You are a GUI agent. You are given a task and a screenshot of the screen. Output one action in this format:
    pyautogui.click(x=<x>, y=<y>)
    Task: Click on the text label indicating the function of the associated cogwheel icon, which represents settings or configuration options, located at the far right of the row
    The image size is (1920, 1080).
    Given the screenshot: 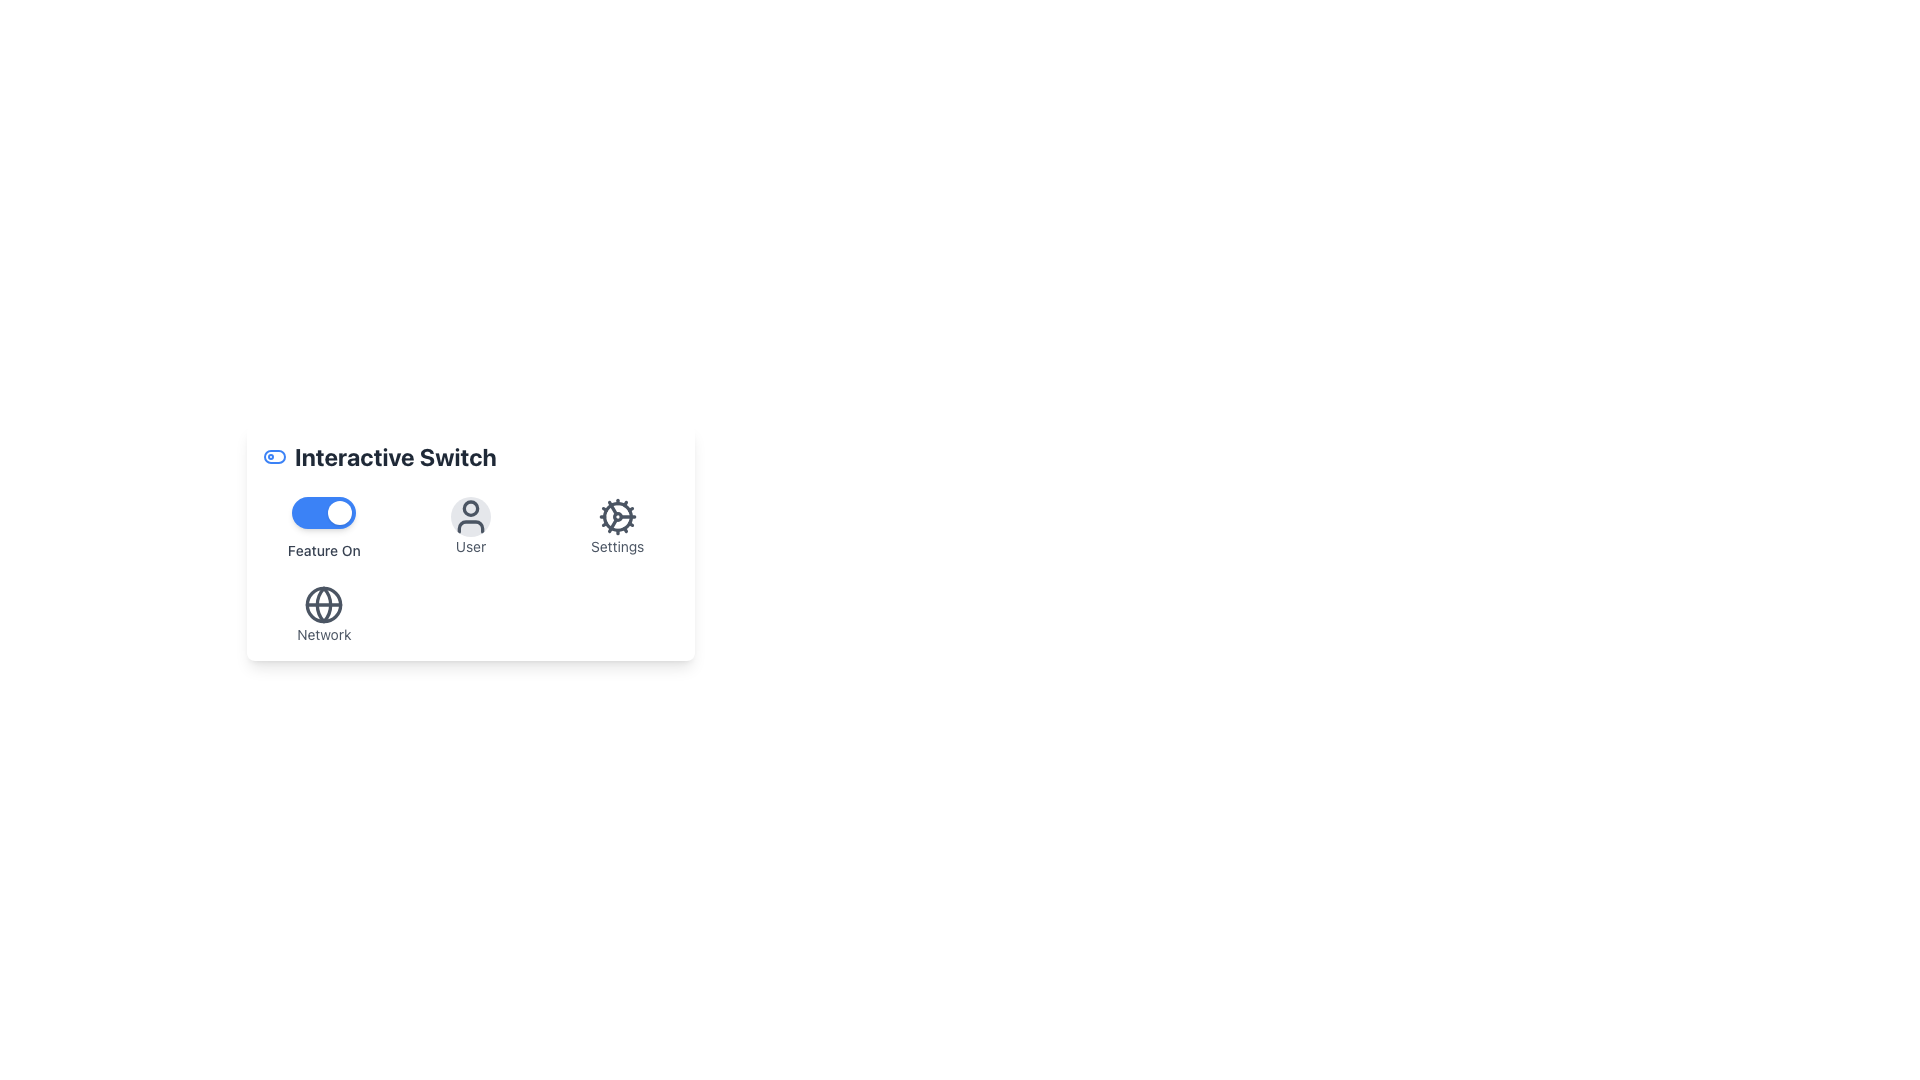 What is the action you would take?
    pyautogui.click(x=616, y=547)
    